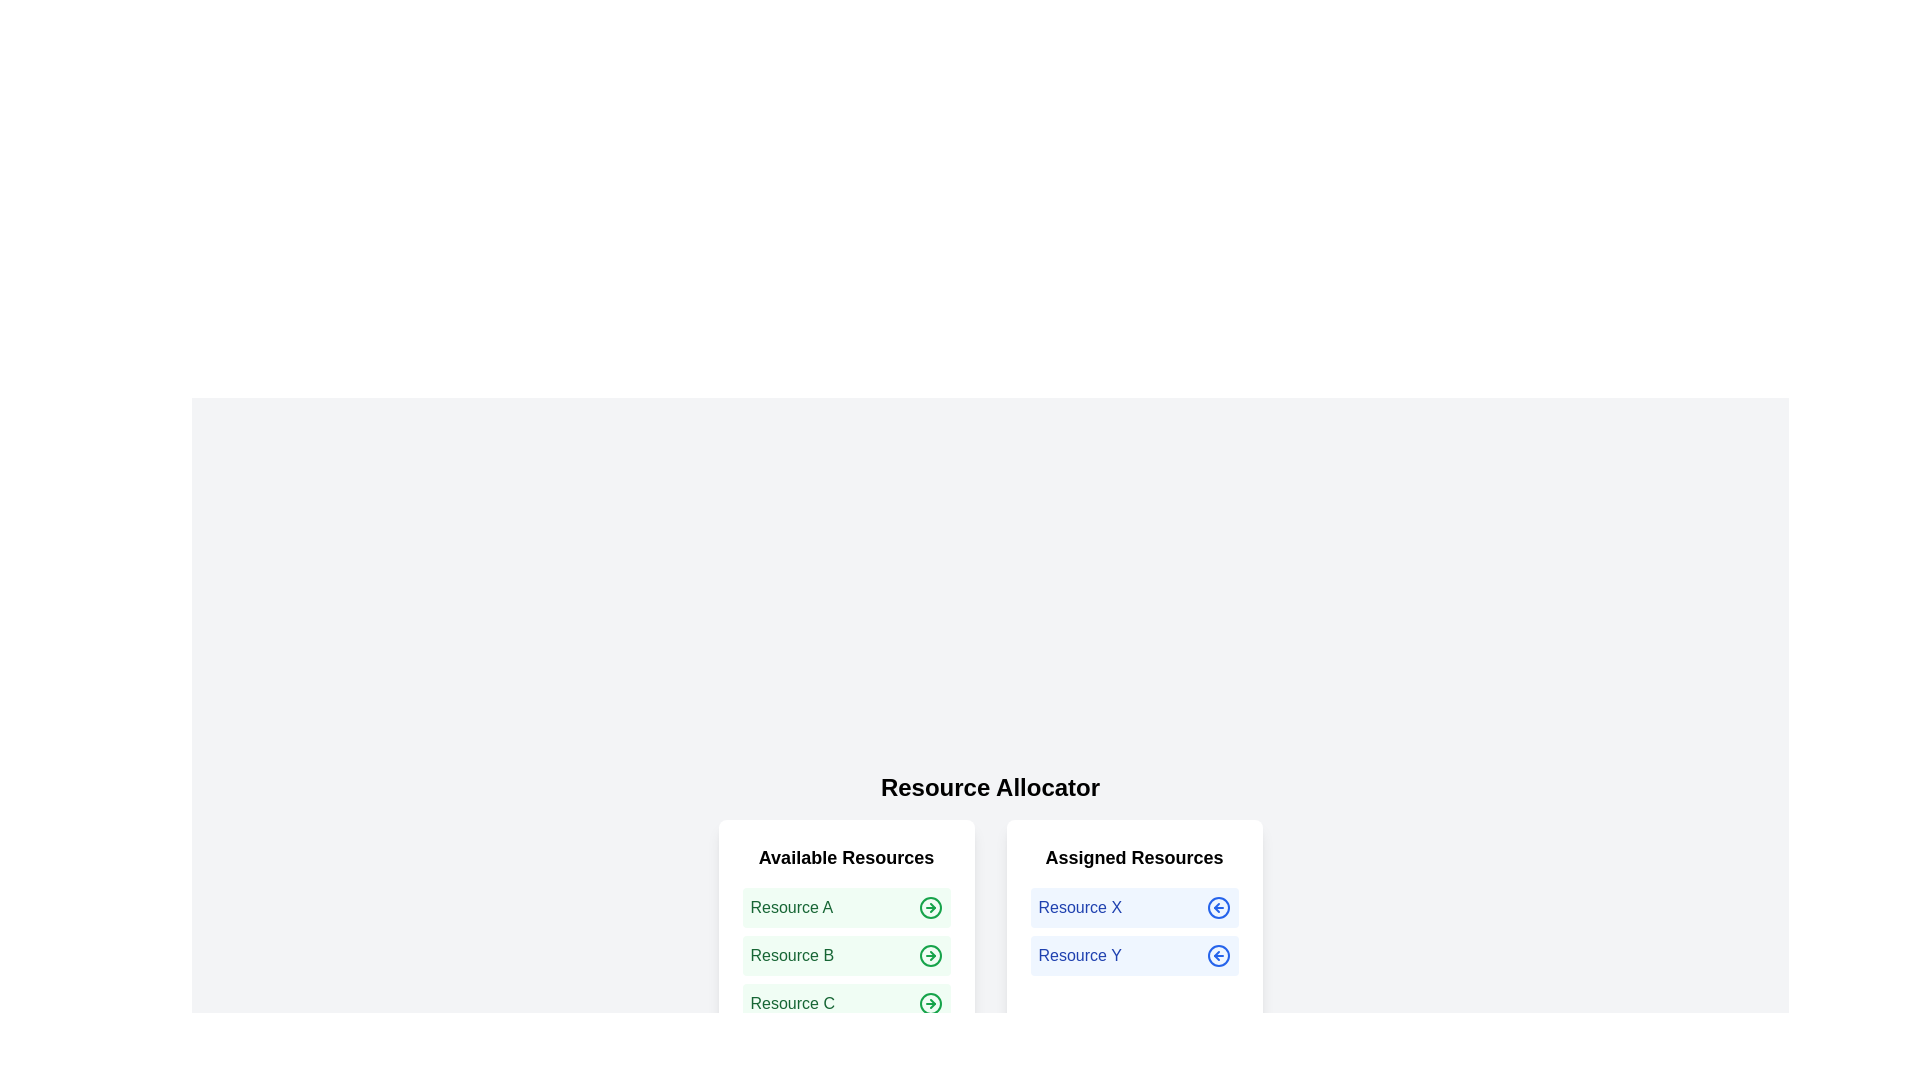 The width and height of the screenshot is (1920, 1080). Describe the element at coordinates (929, 907) in the screenshot. I see `arrow icon next to the resource Resource A in the 'Available Resources' list to allocate it` at that location.